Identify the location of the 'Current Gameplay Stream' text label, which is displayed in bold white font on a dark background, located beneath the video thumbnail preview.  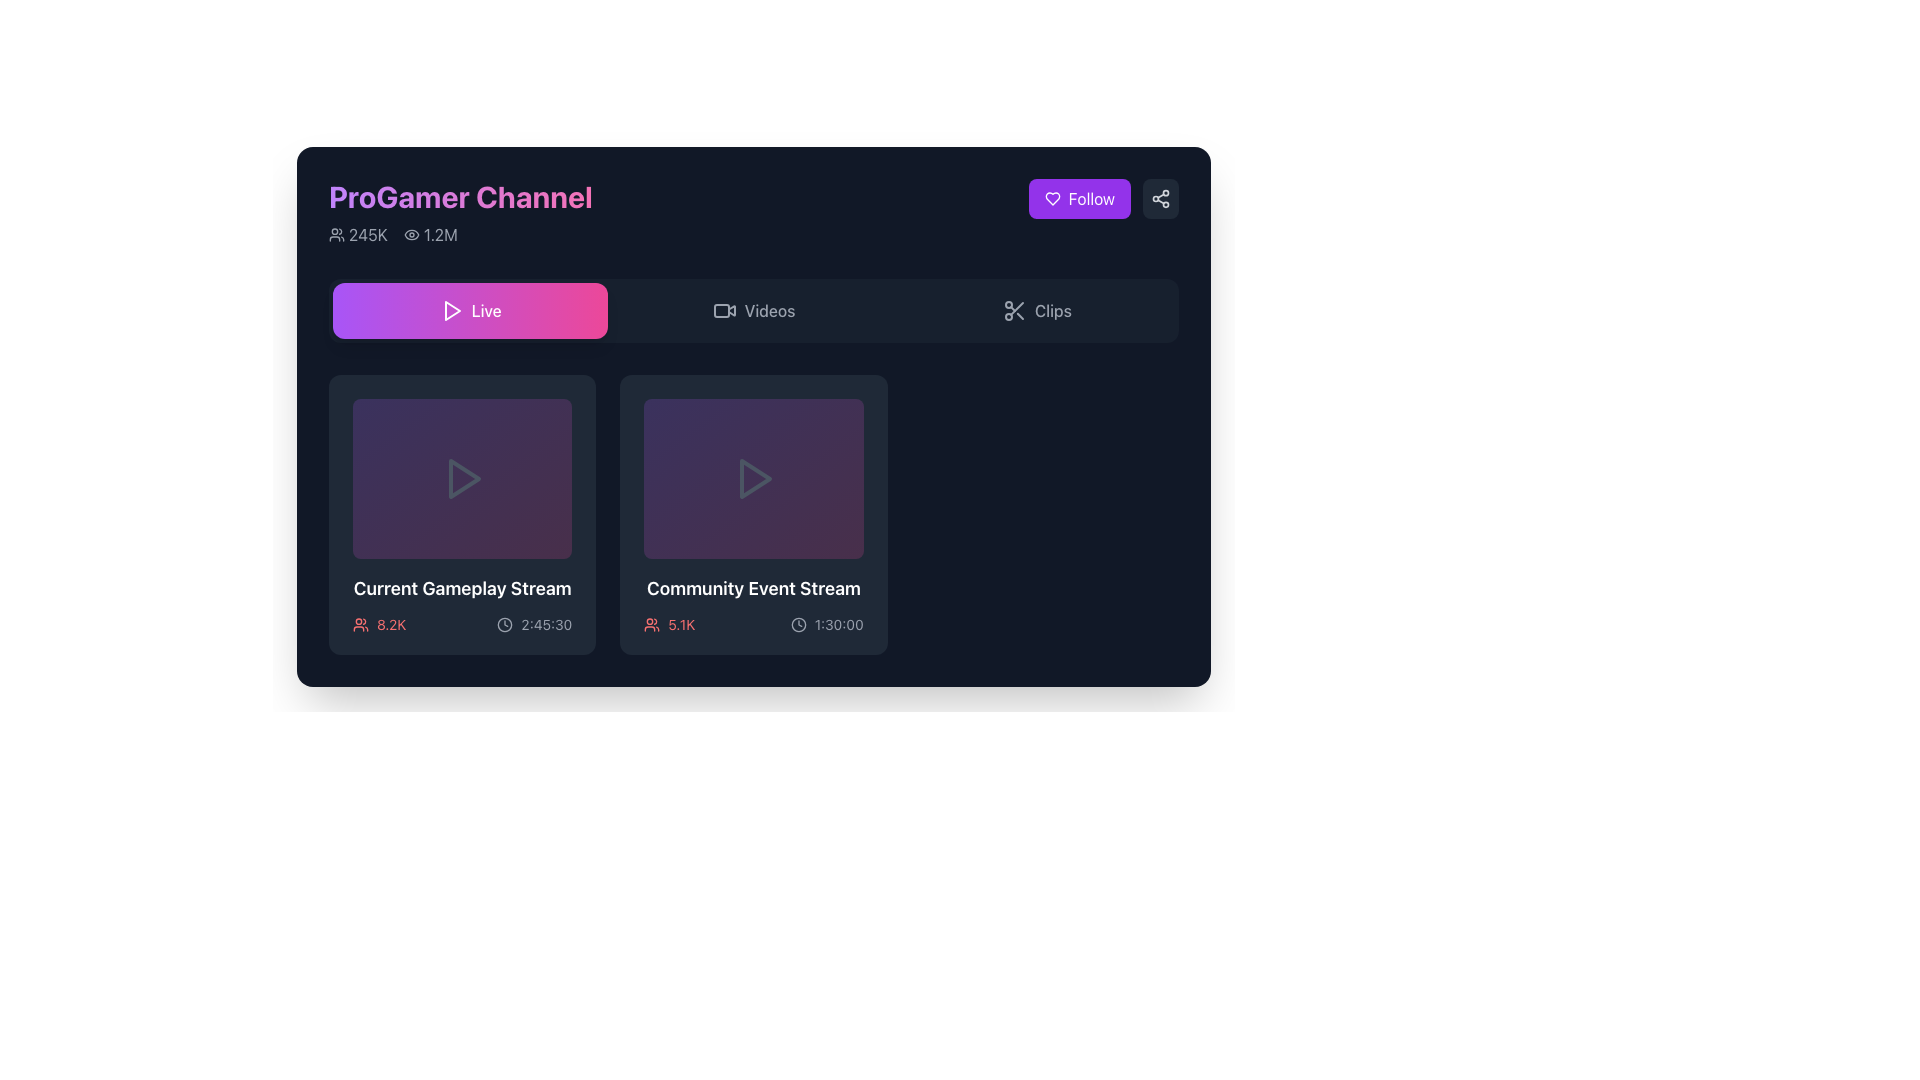
(461, 588).